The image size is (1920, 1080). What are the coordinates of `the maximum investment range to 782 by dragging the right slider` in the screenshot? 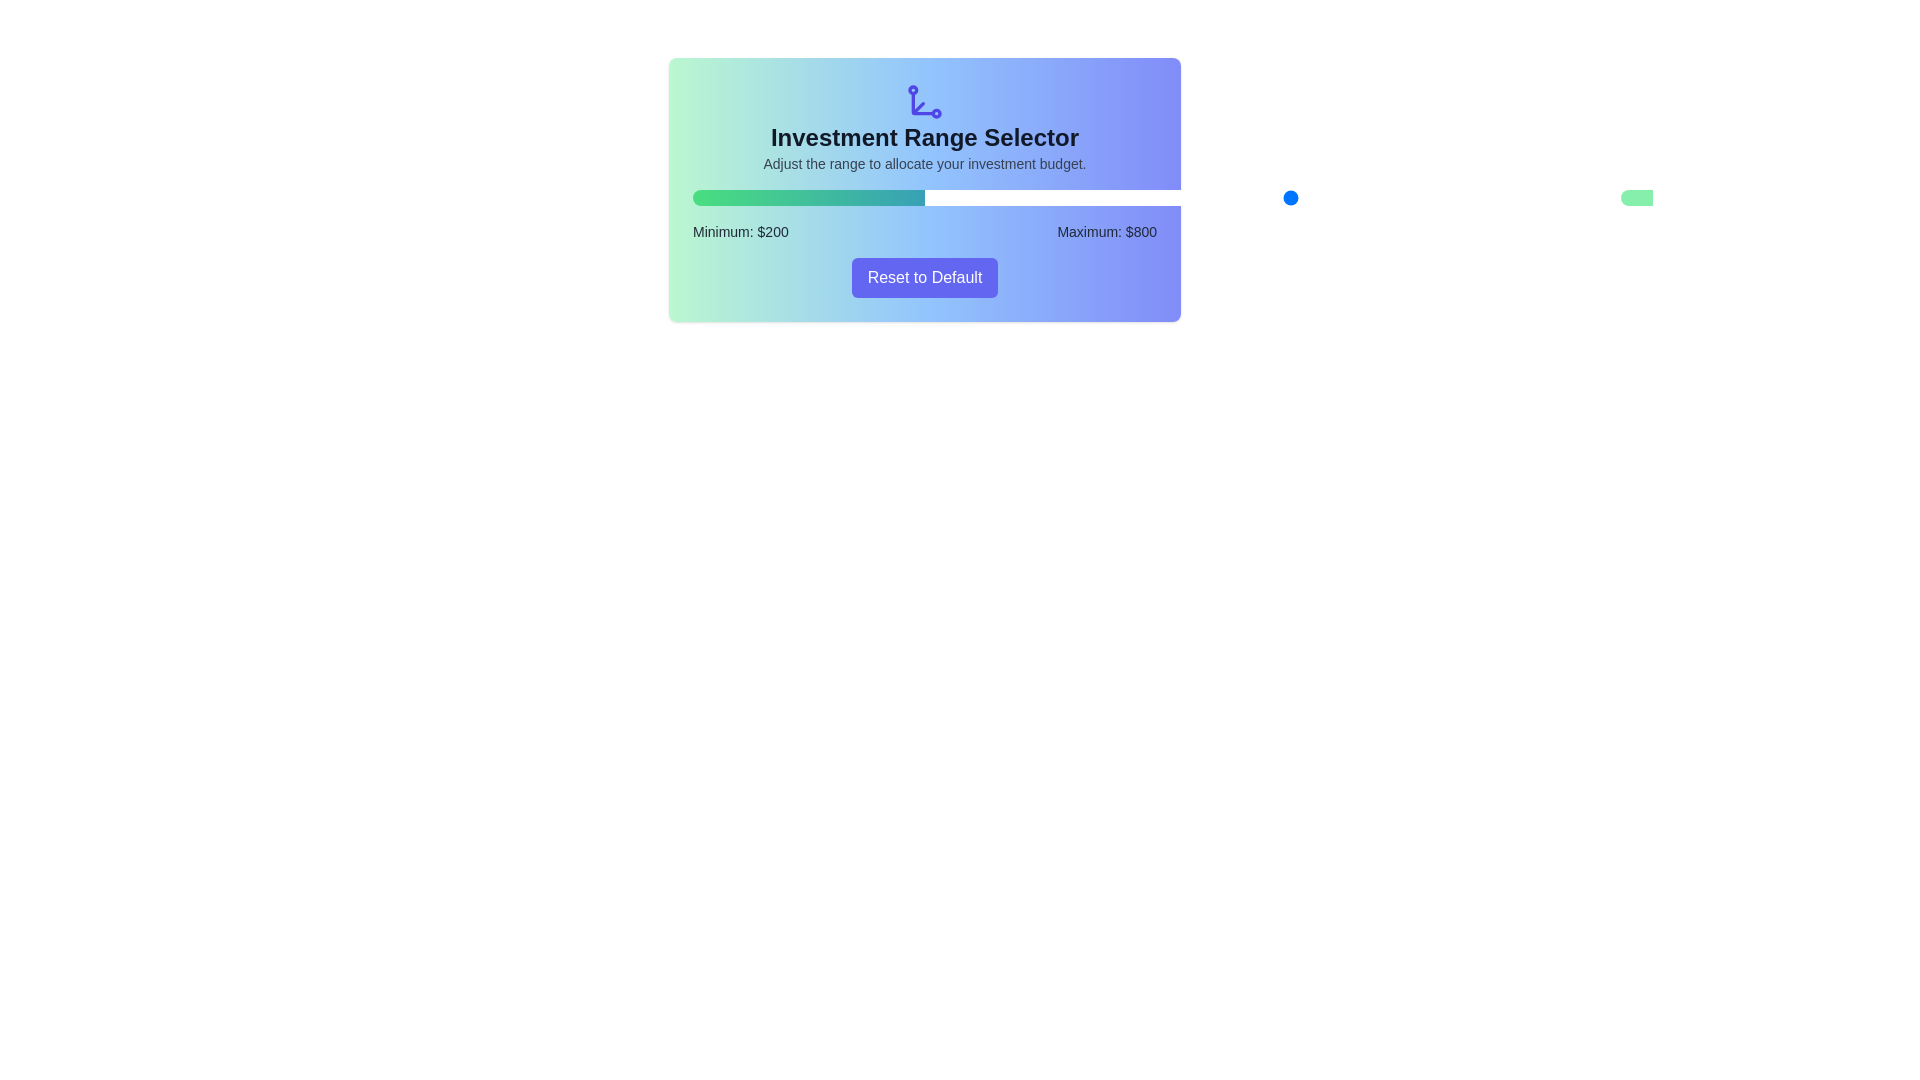 It's located at (1374, 197).